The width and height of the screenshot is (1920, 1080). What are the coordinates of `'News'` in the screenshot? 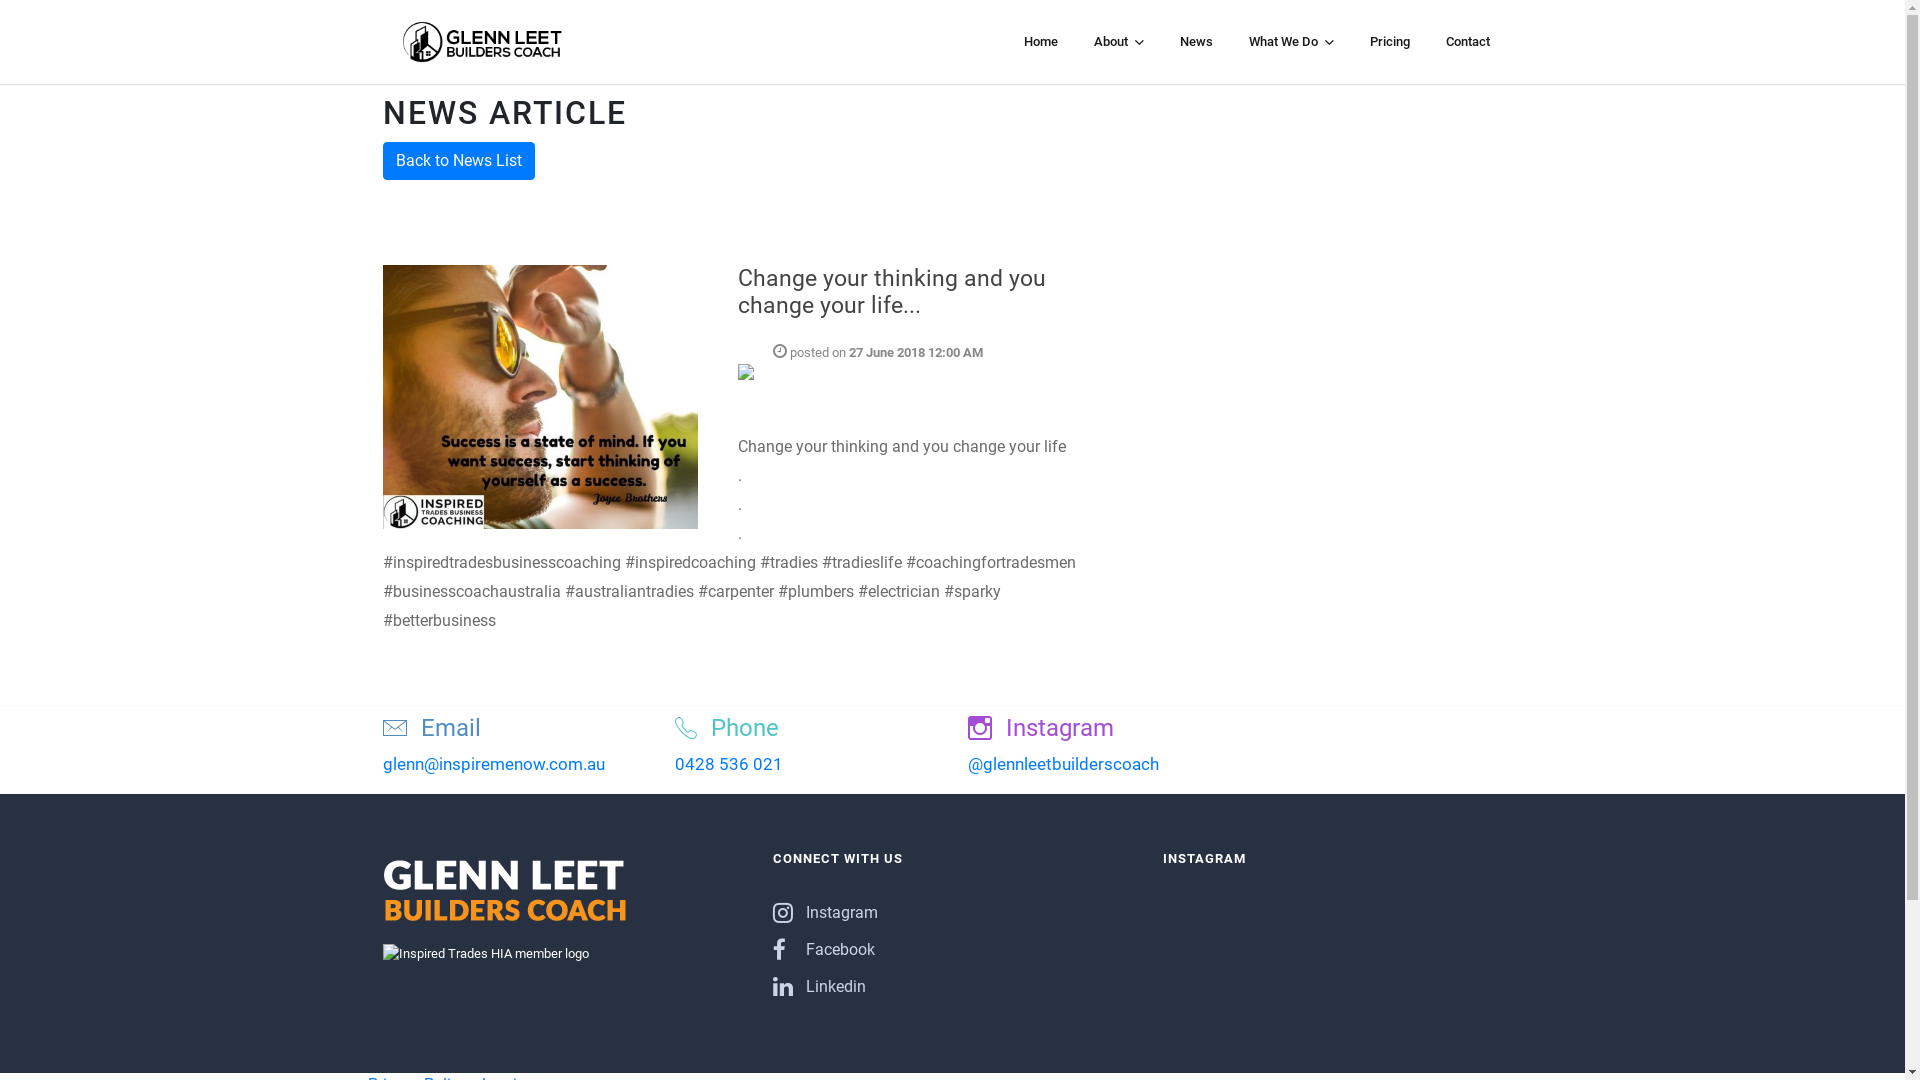 It's located at (1170, 42).